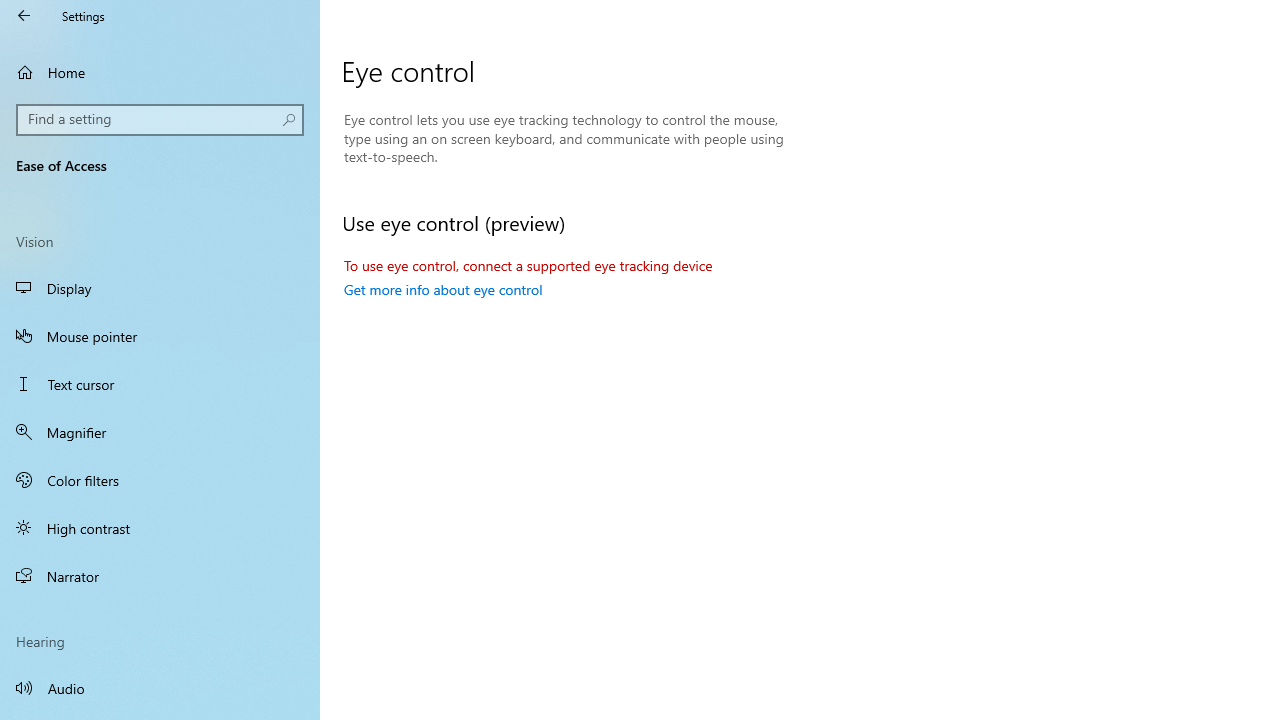 Image resolution: width=1280 pixels, height=720 pixels. I want to click on 'Home', so click(160, 71).